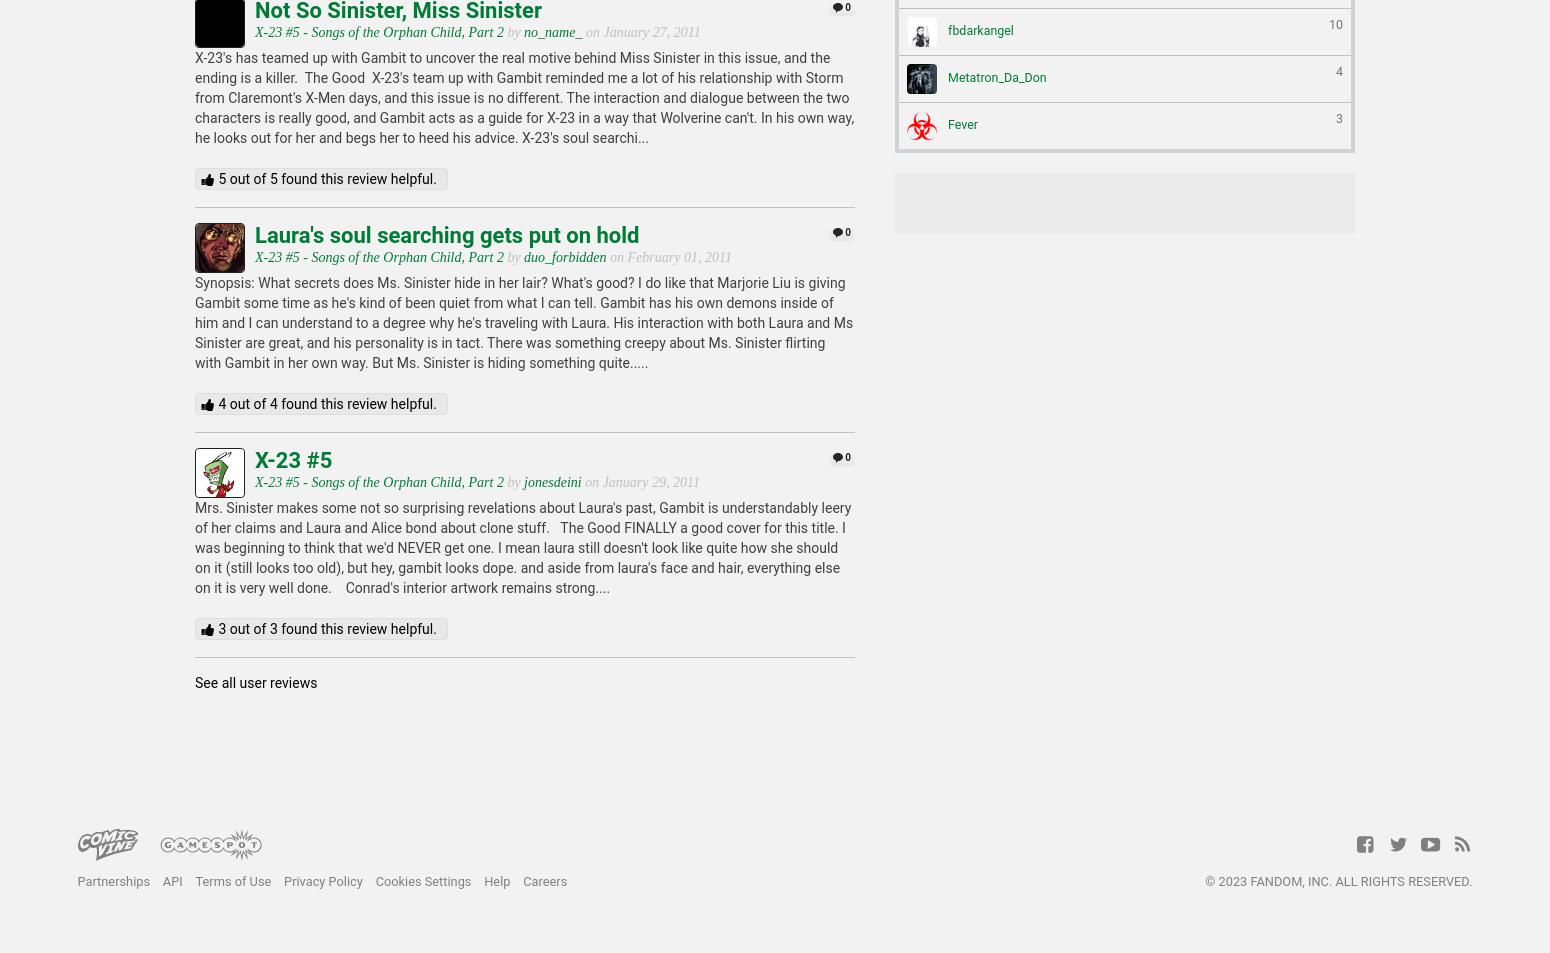 The width and height of the screenshot is (1550, 953). What do you see at coordinates (495, 881) in the screenshot?
I see `'Help'` at bounding box center [495, 881].